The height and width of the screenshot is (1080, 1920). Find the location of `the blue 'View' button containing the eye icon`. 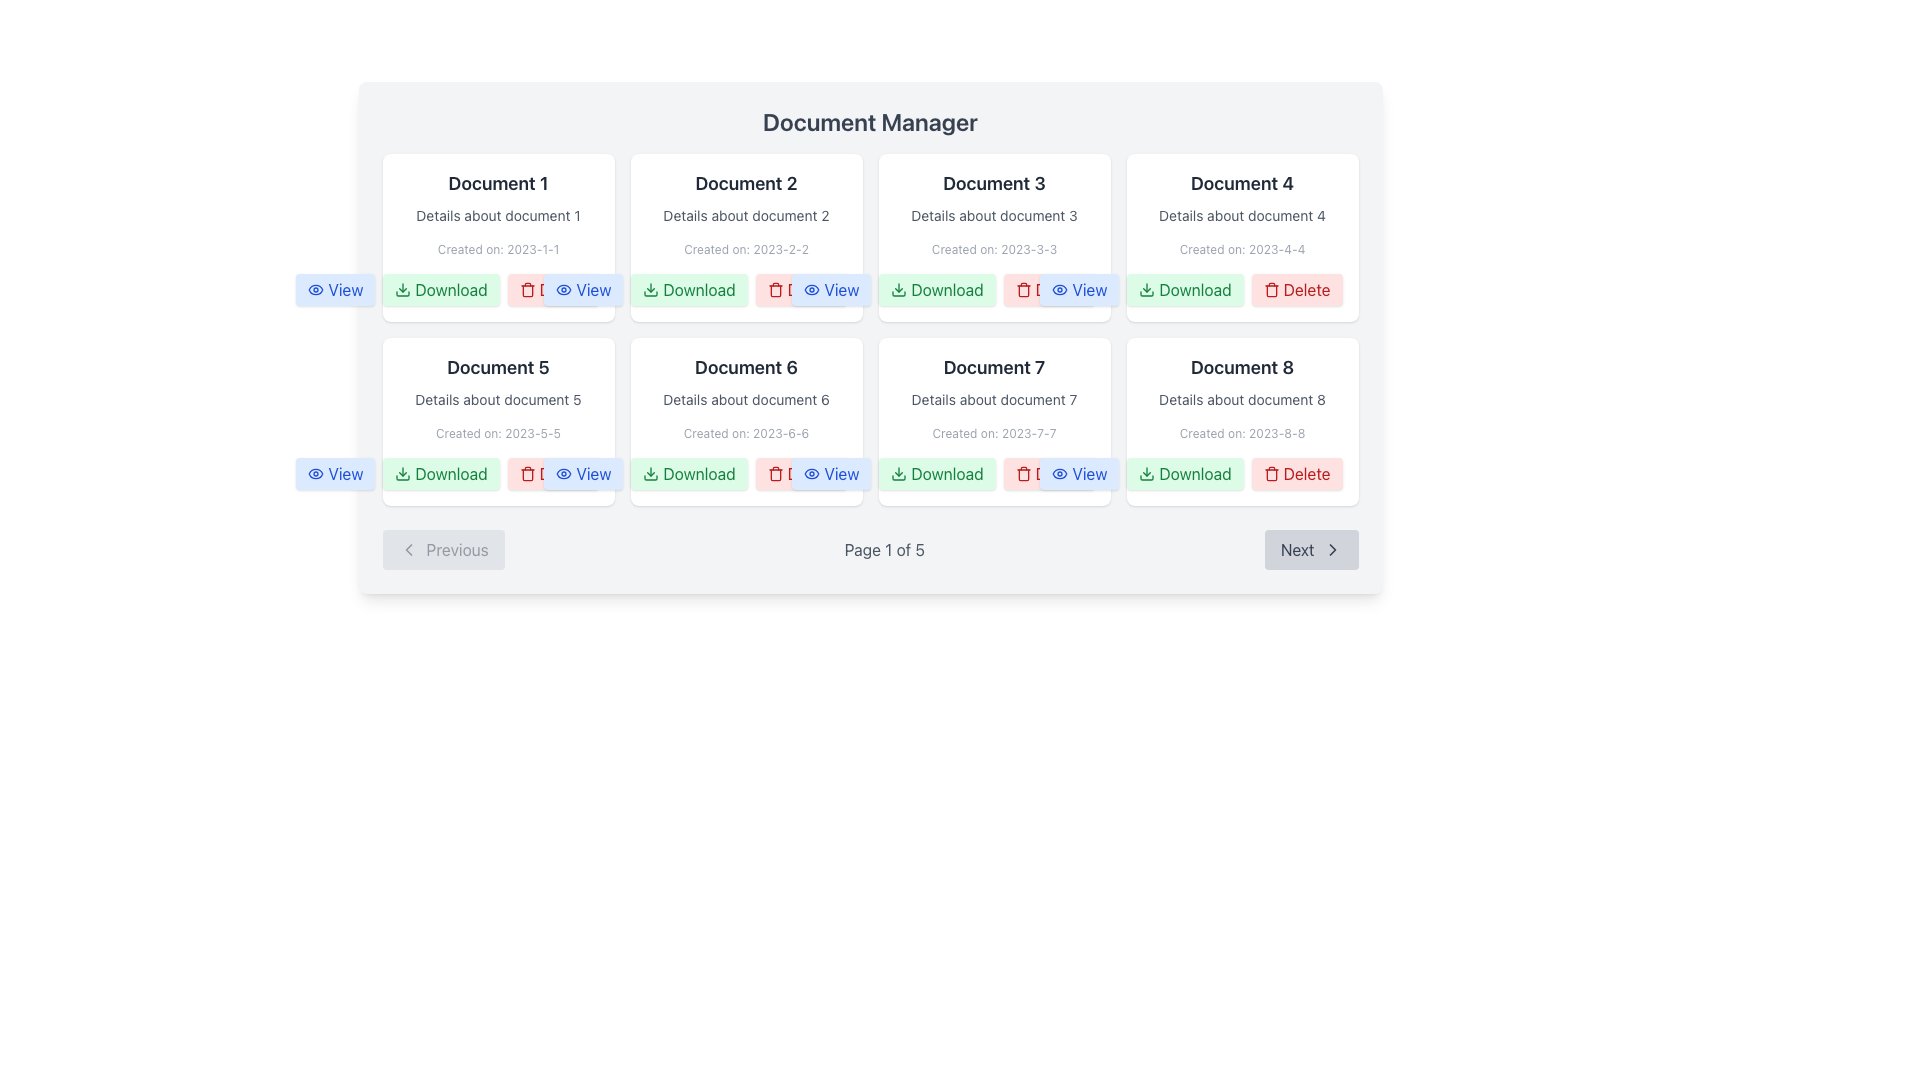

the blue 'View' button containing the eye icon is located at coordinates (315, 289).